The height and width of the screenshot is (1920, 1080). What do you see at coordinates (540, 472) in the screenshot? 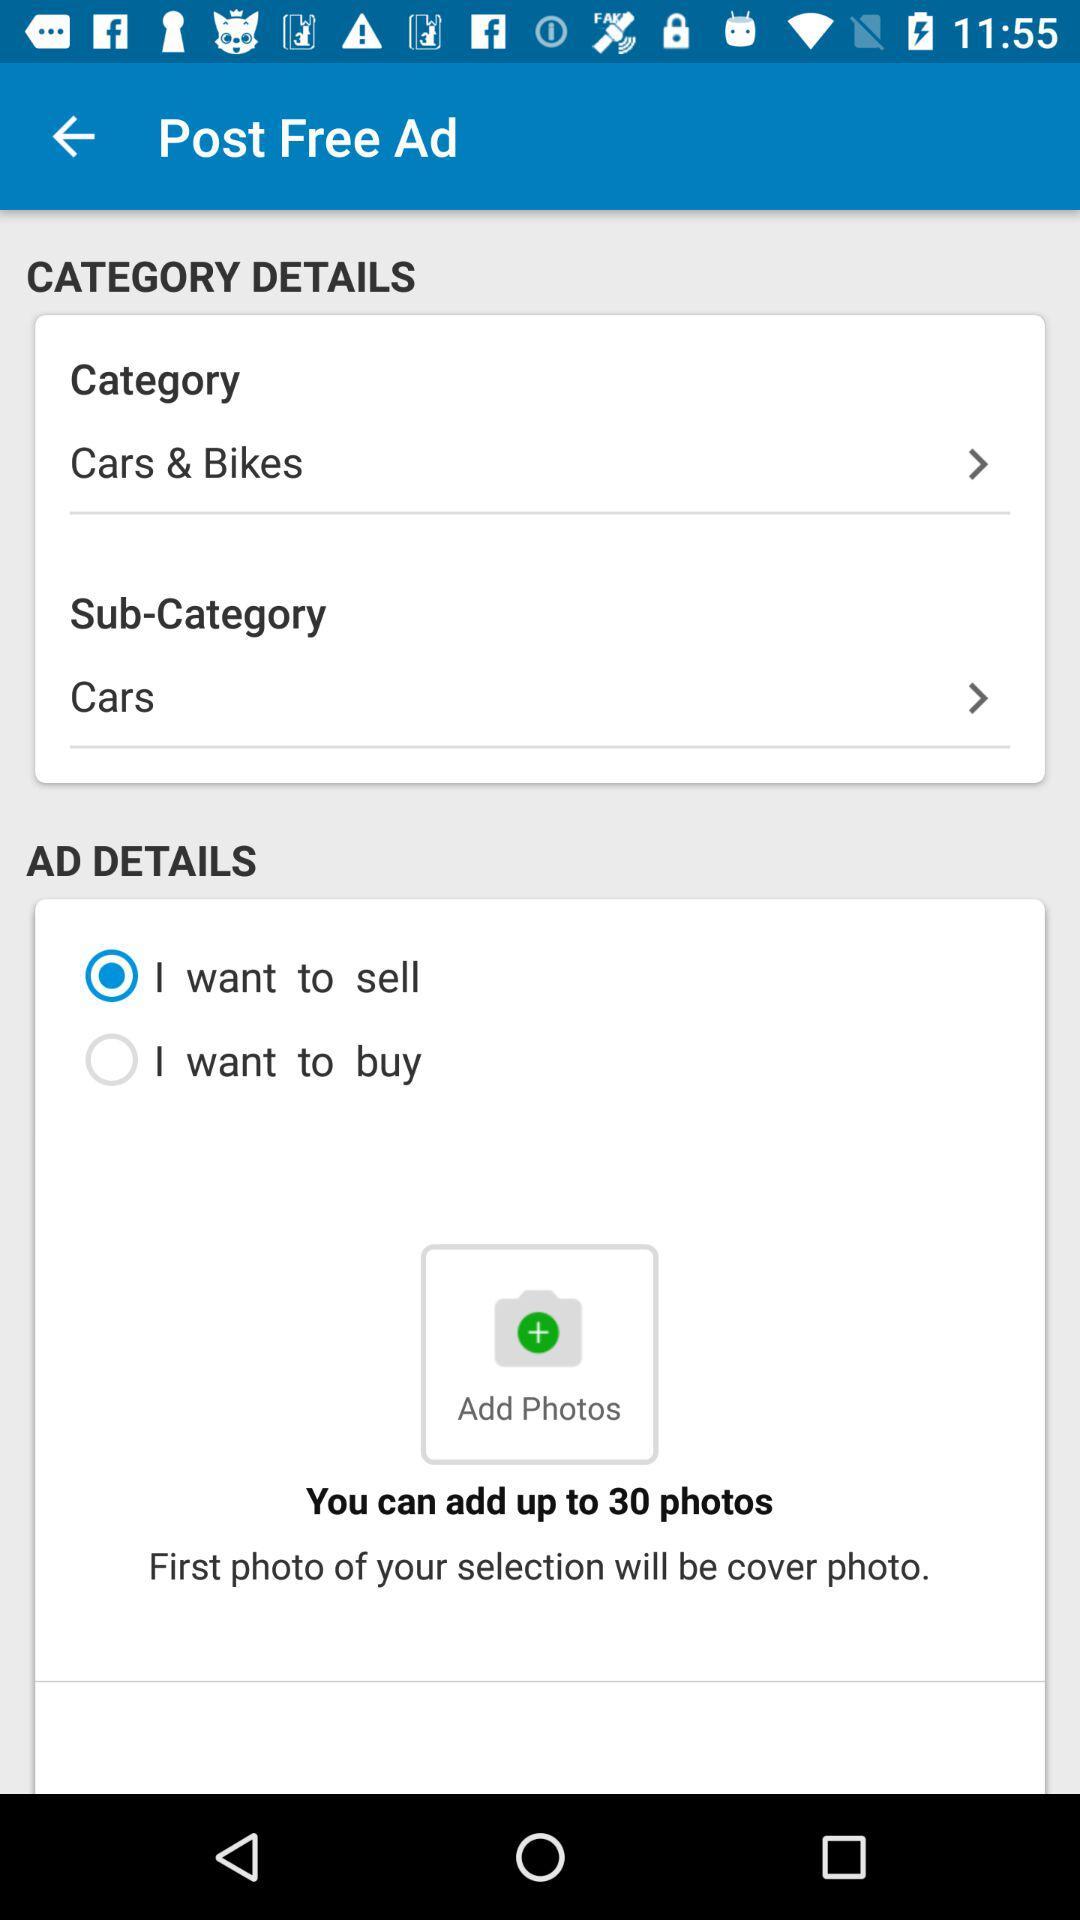
I see `cars & bikes icon` at bounding box center [540, 472].